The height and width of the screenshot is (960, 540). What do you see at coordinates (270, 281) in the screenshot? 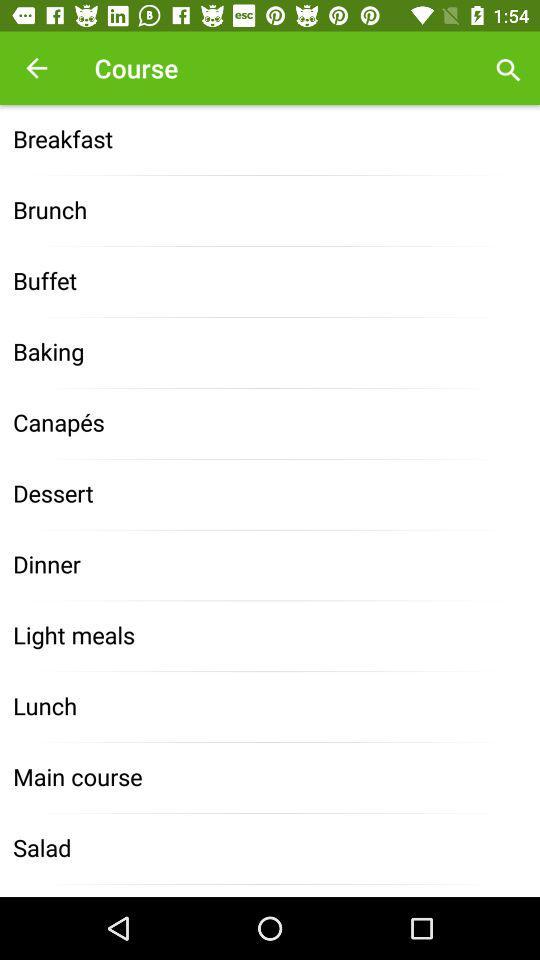
I see `buffet icon` at bounding box center [270, 281].